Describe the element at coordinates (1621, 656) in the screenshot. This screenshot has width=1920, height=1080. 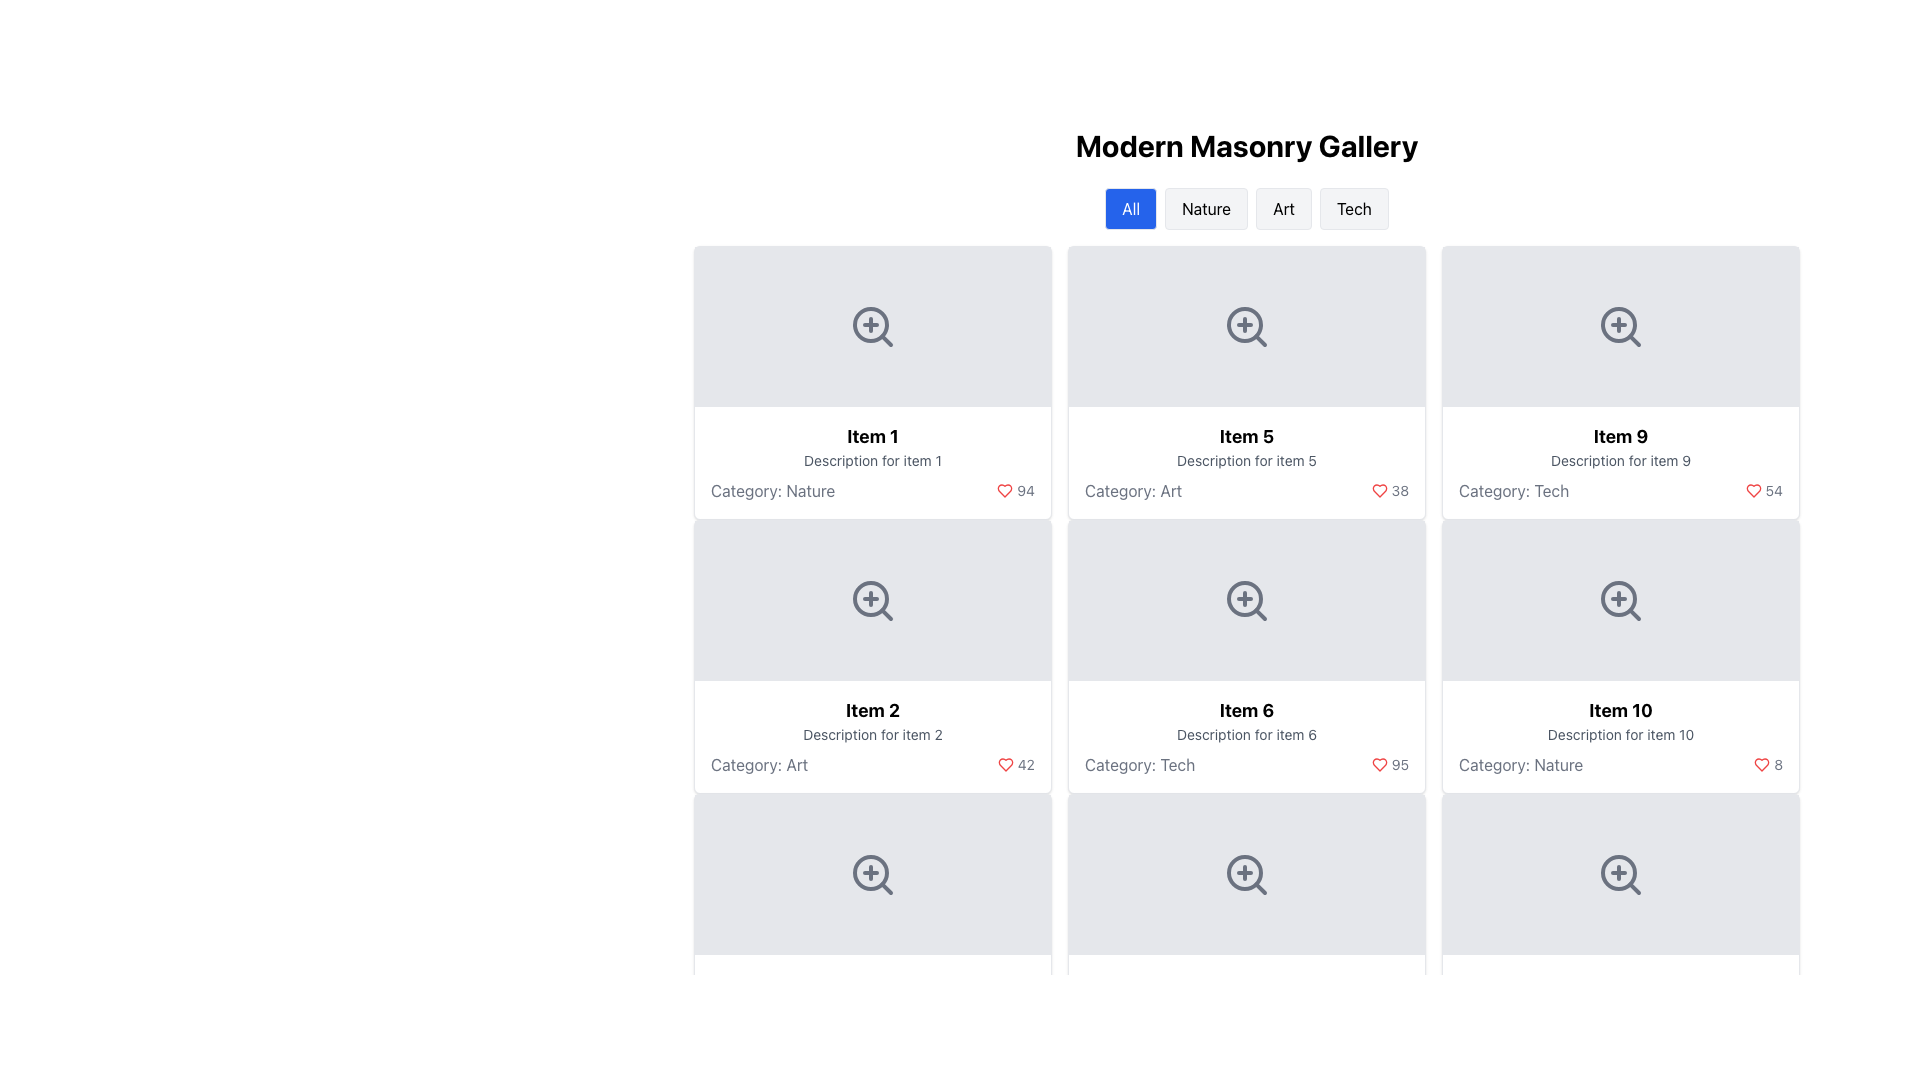
I see `the item card in the masonry gallery that displays details including a title, description, category, and like count, located in the third column and fourth row of the grid layout` at that location.